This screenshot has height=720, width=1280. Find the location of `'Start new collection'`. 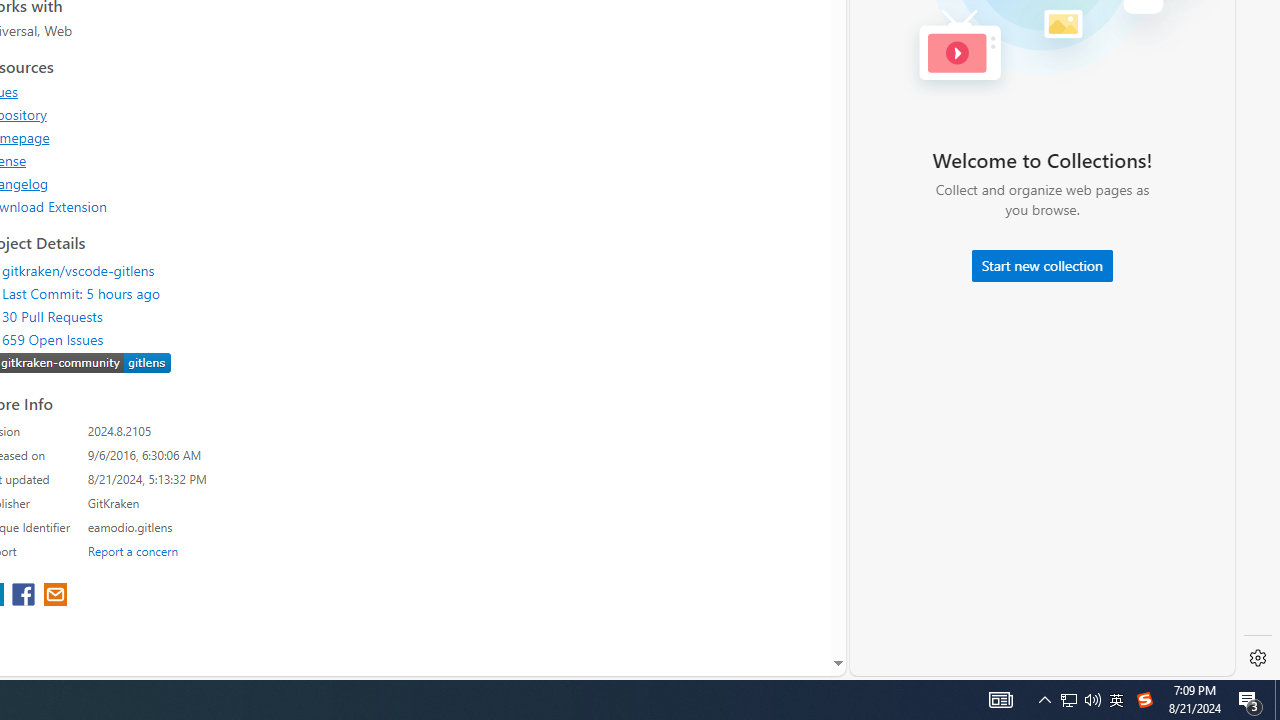

'Start new collection' is located at coordinates (1041, 264).